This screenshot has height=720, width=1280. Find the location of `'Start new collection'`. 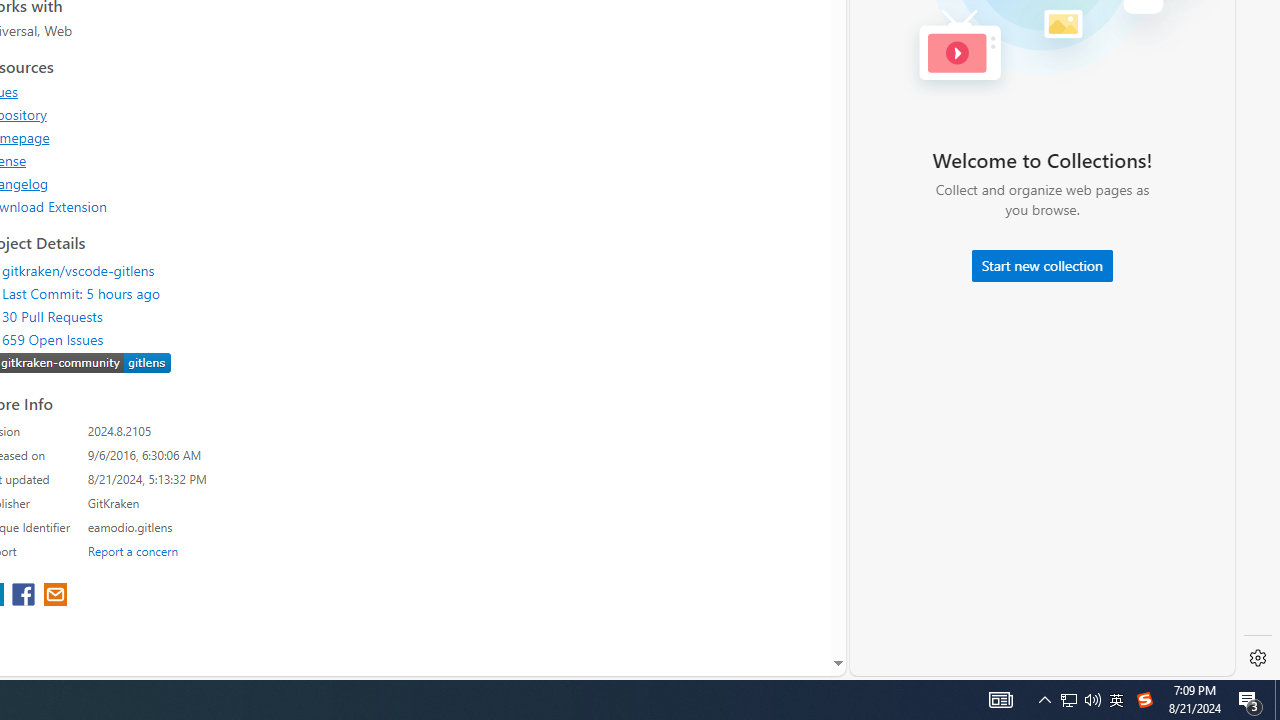

'Start new collection' is located at coordinates (1041, 264).